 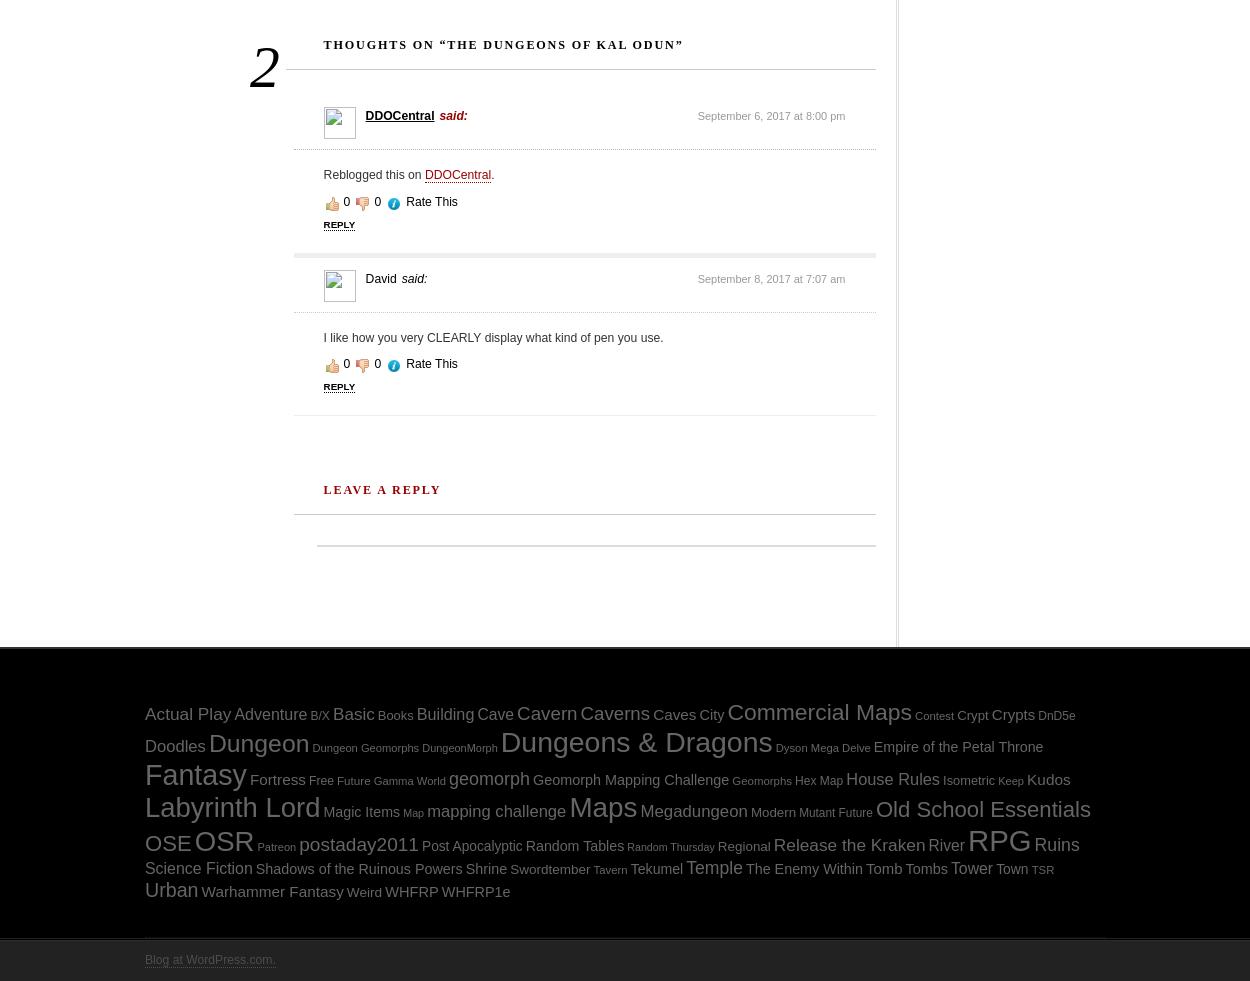 What do you see at coordinates (803, 868) in the screenshot?
I see `'The Enemy Within'` at bounding box center [803, 868].